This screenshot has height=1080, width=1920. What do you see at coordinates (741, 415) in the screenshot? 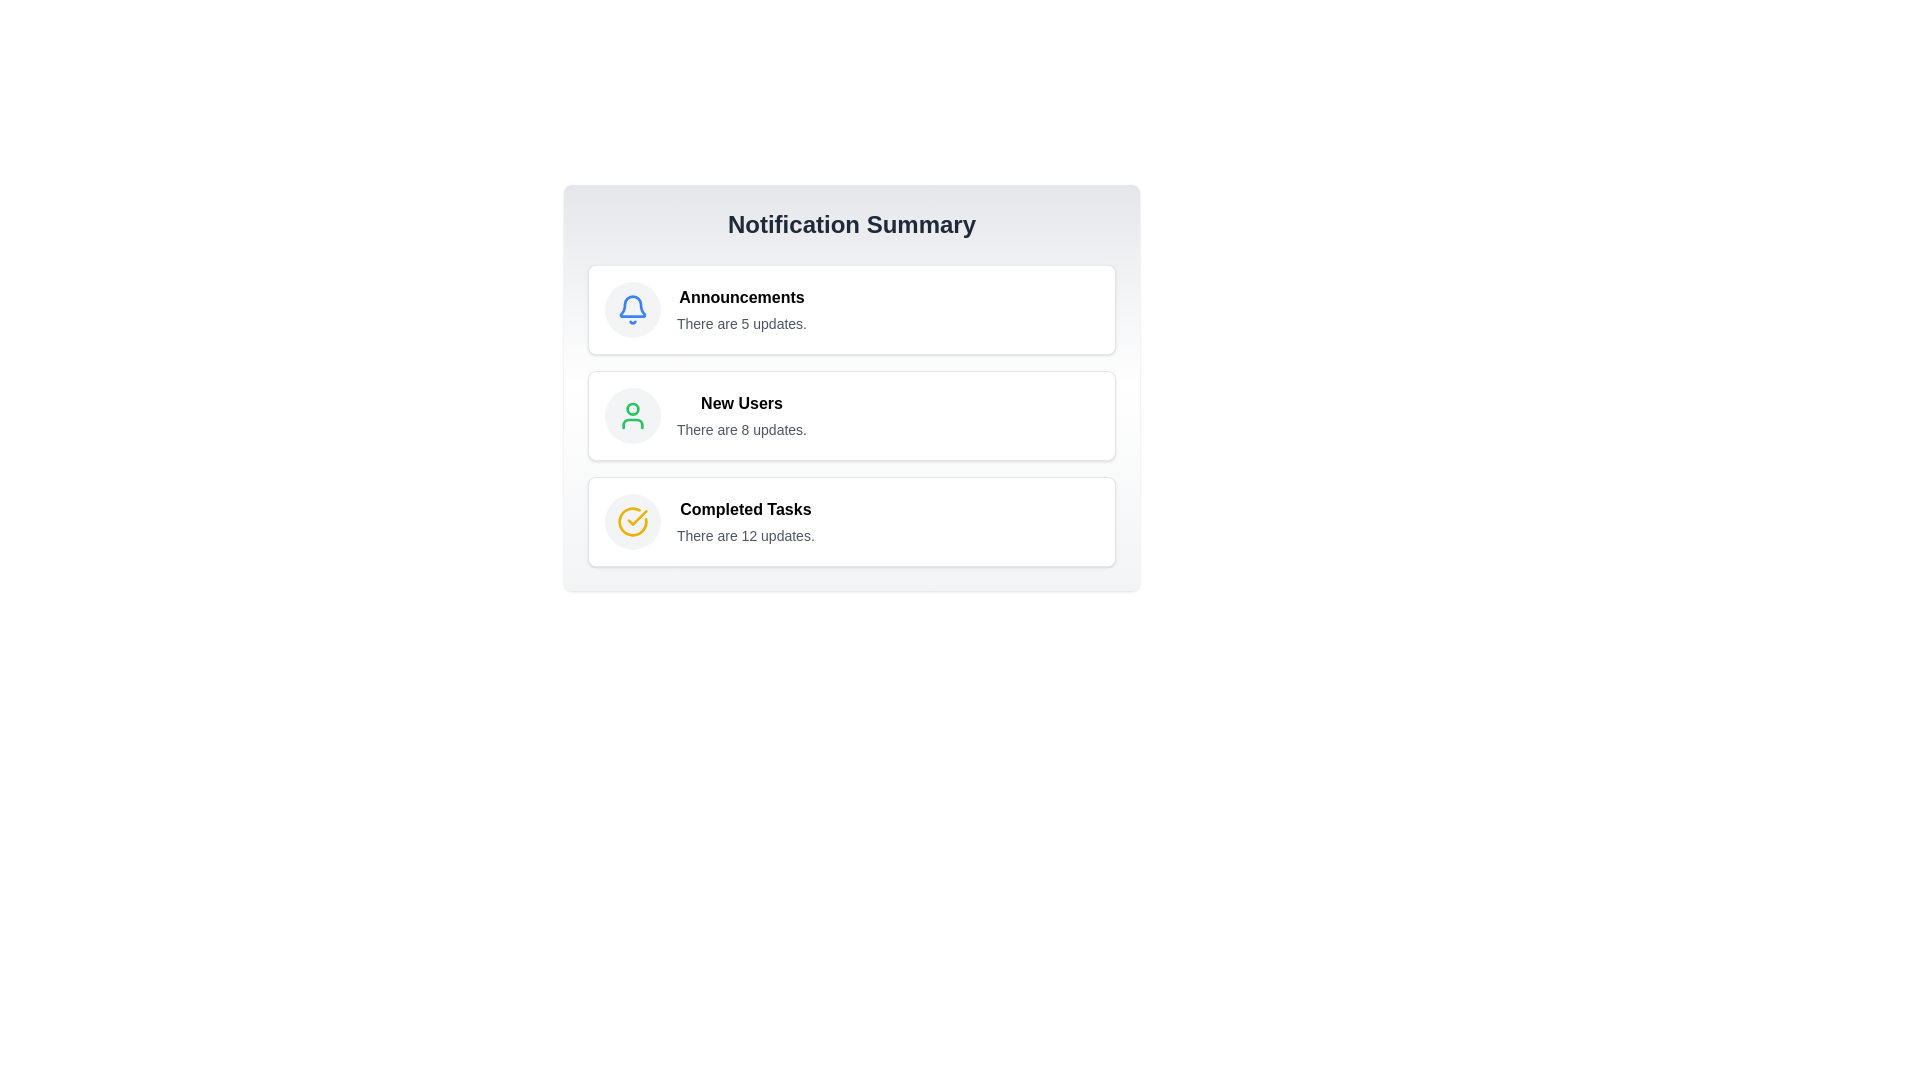
I see `notification indicator for the 'New Users' category that displays 8 updates, located in the second position of a vertically stacked list` at bounding box center [741, 415].